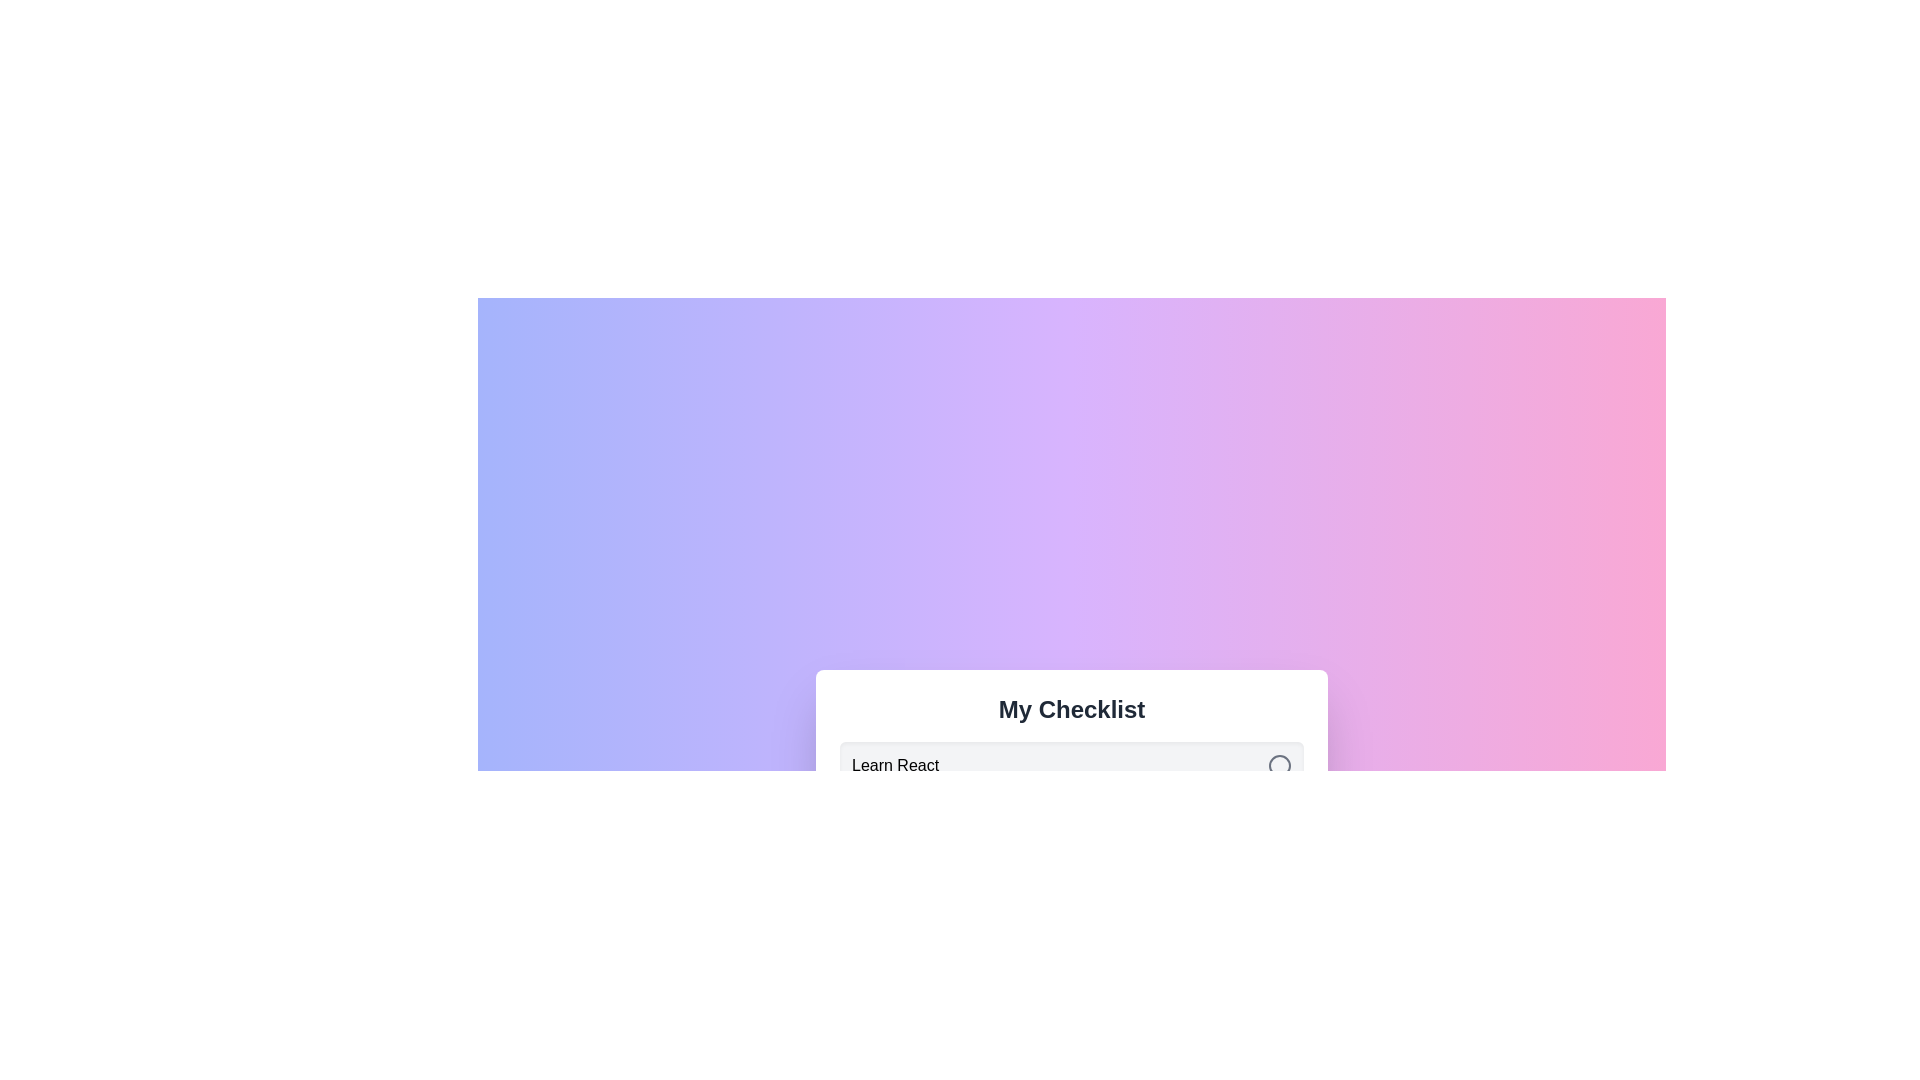 This screenshot has height=1080, width=1920. Describe the element at coordinates (99, 100) in the screenshot. I see `the background outside the checklist` at that location.